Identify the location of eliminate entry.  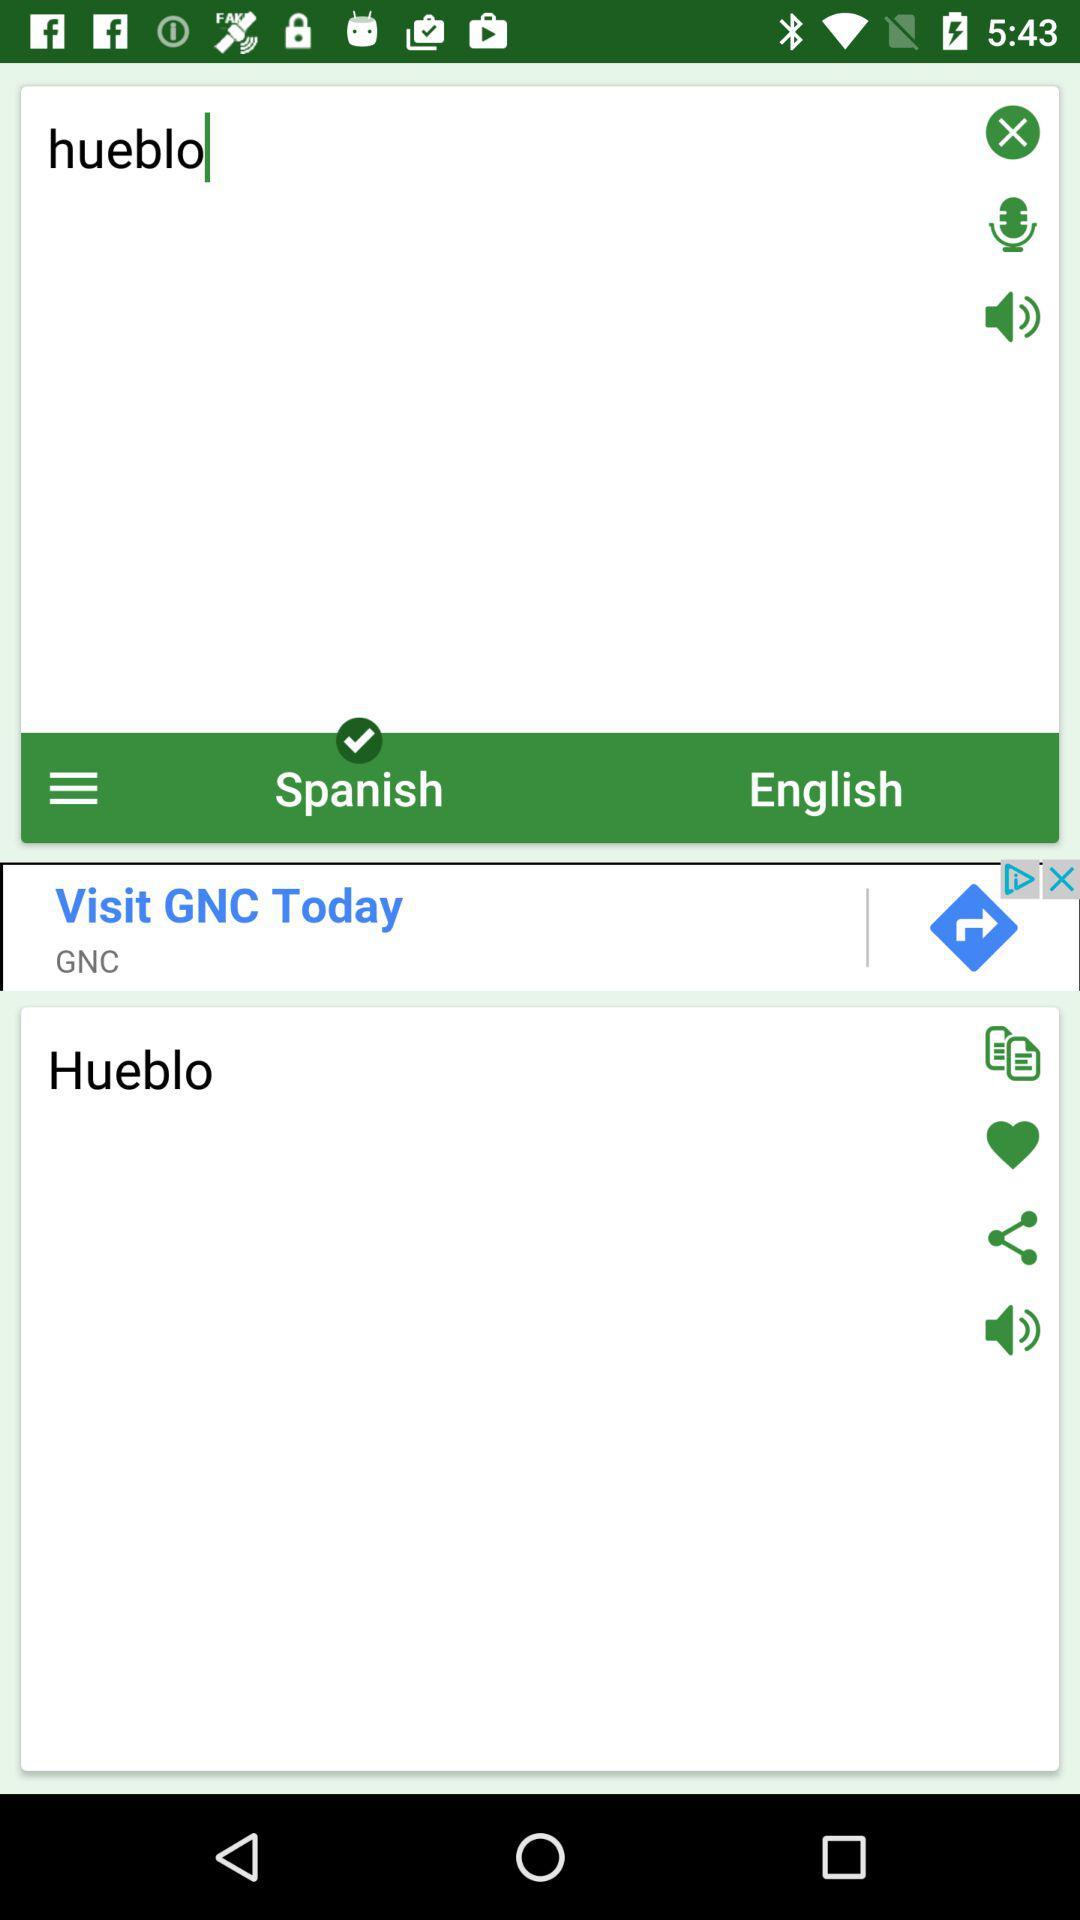
(1012, 131).